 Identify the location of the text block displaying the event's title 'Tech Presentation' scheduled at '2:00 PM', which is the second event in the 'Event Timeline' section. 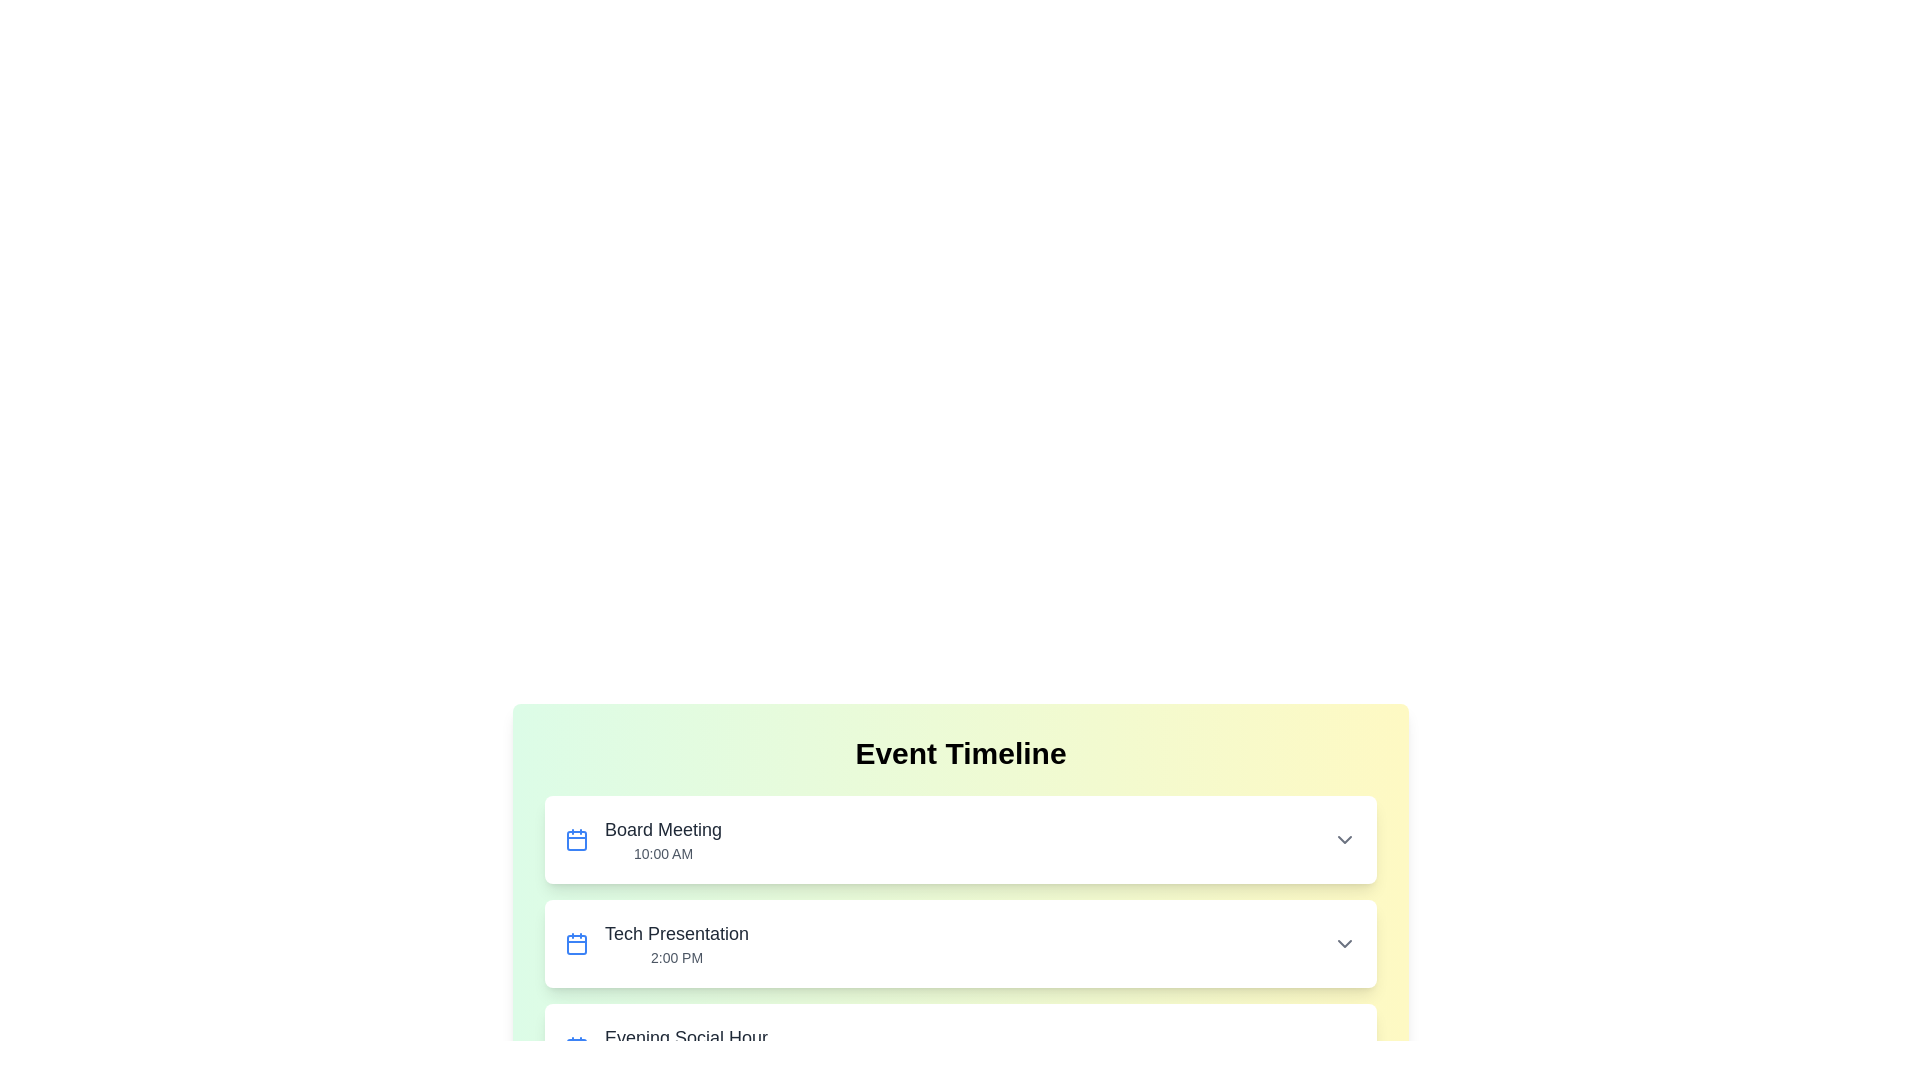
(676, 944).